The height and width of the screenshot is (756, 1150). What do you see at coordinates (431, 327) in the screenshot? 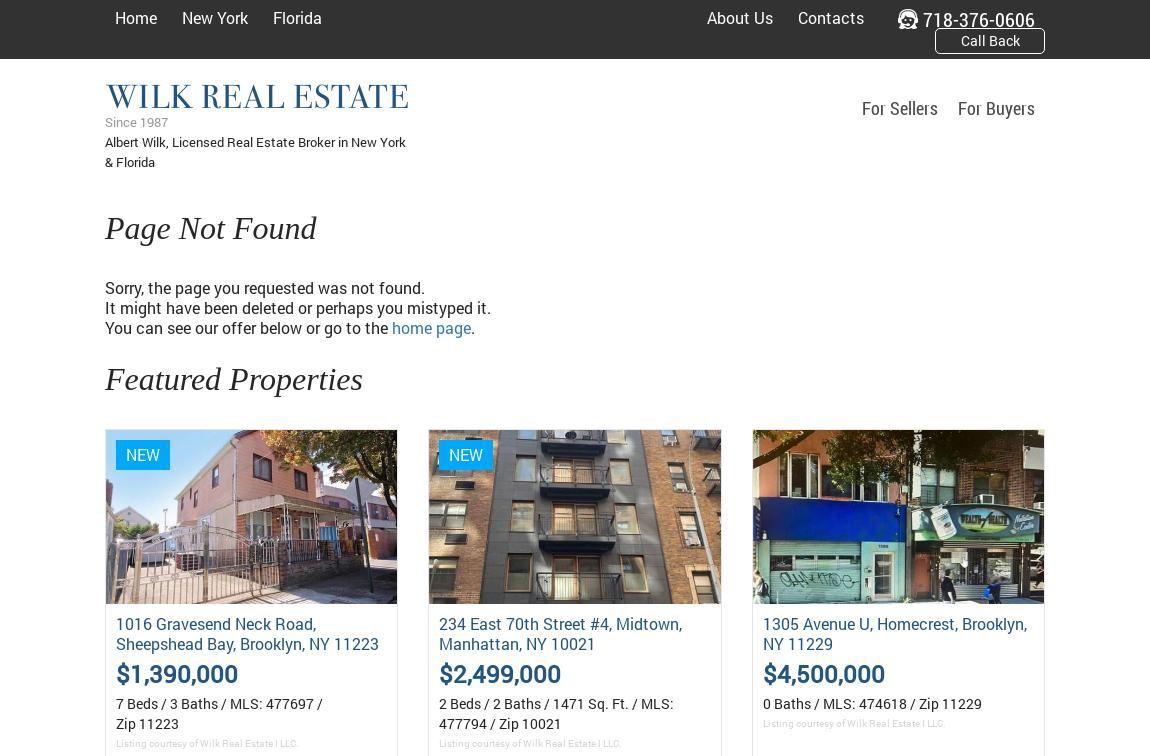
I see `'home page'` at bounding box center [431, 327].